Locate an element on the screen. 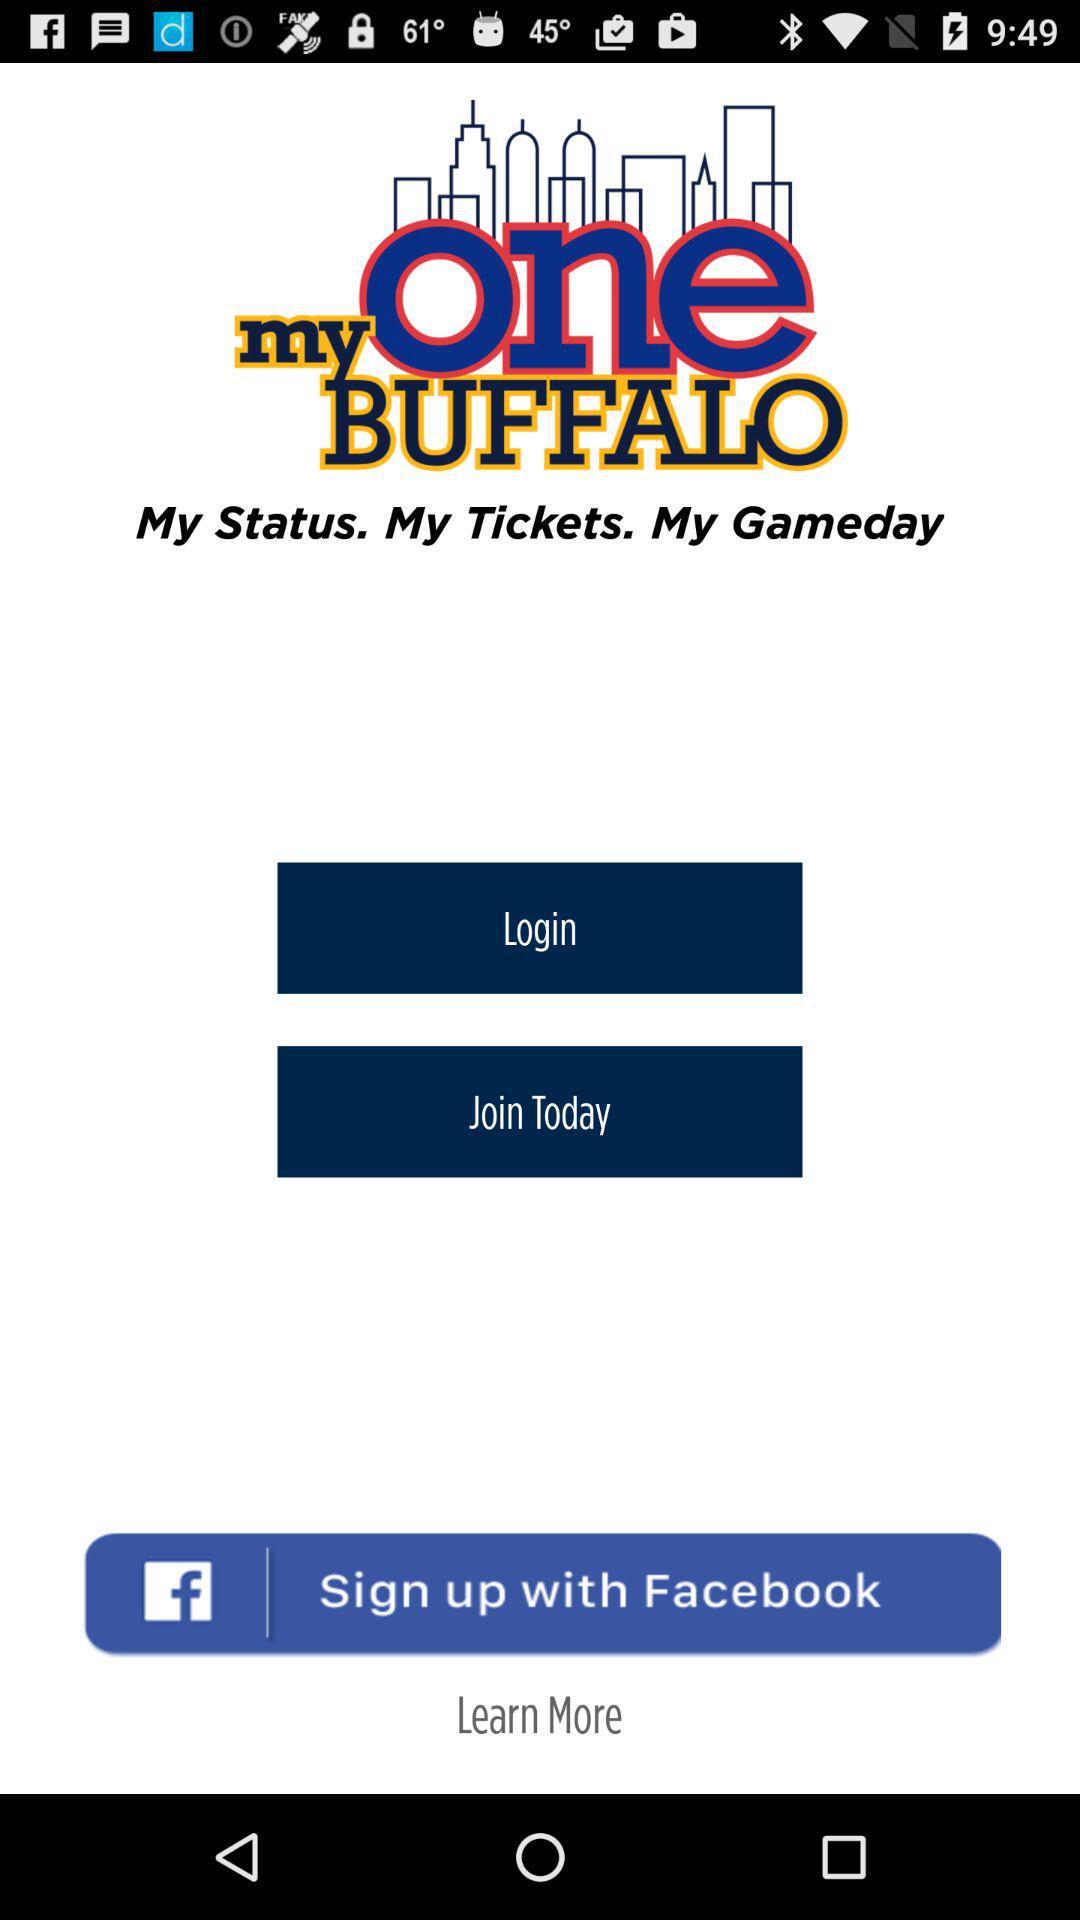  app at the bottom is located at coordinates (538, 1712).